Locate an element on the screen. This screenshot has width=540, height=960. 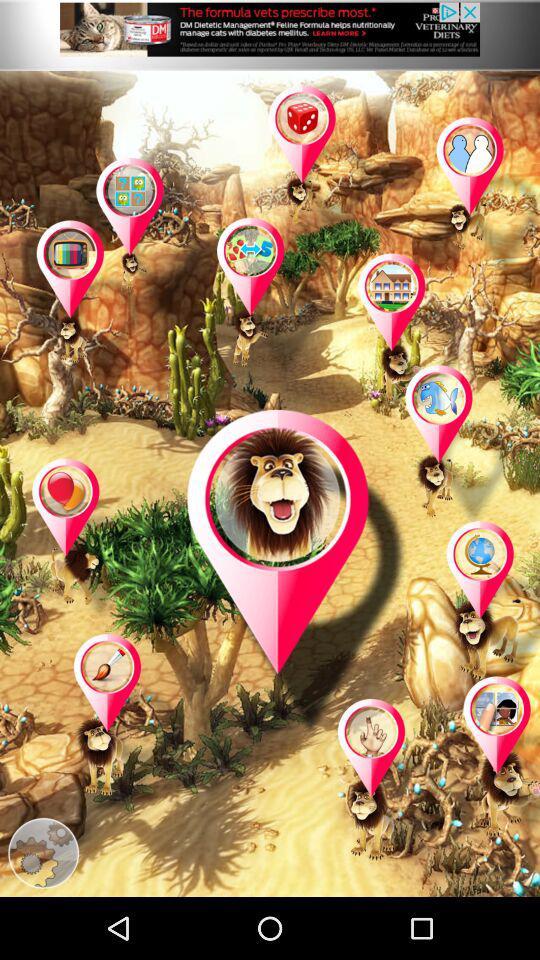
goto selection is located at coordinates (411, 335).